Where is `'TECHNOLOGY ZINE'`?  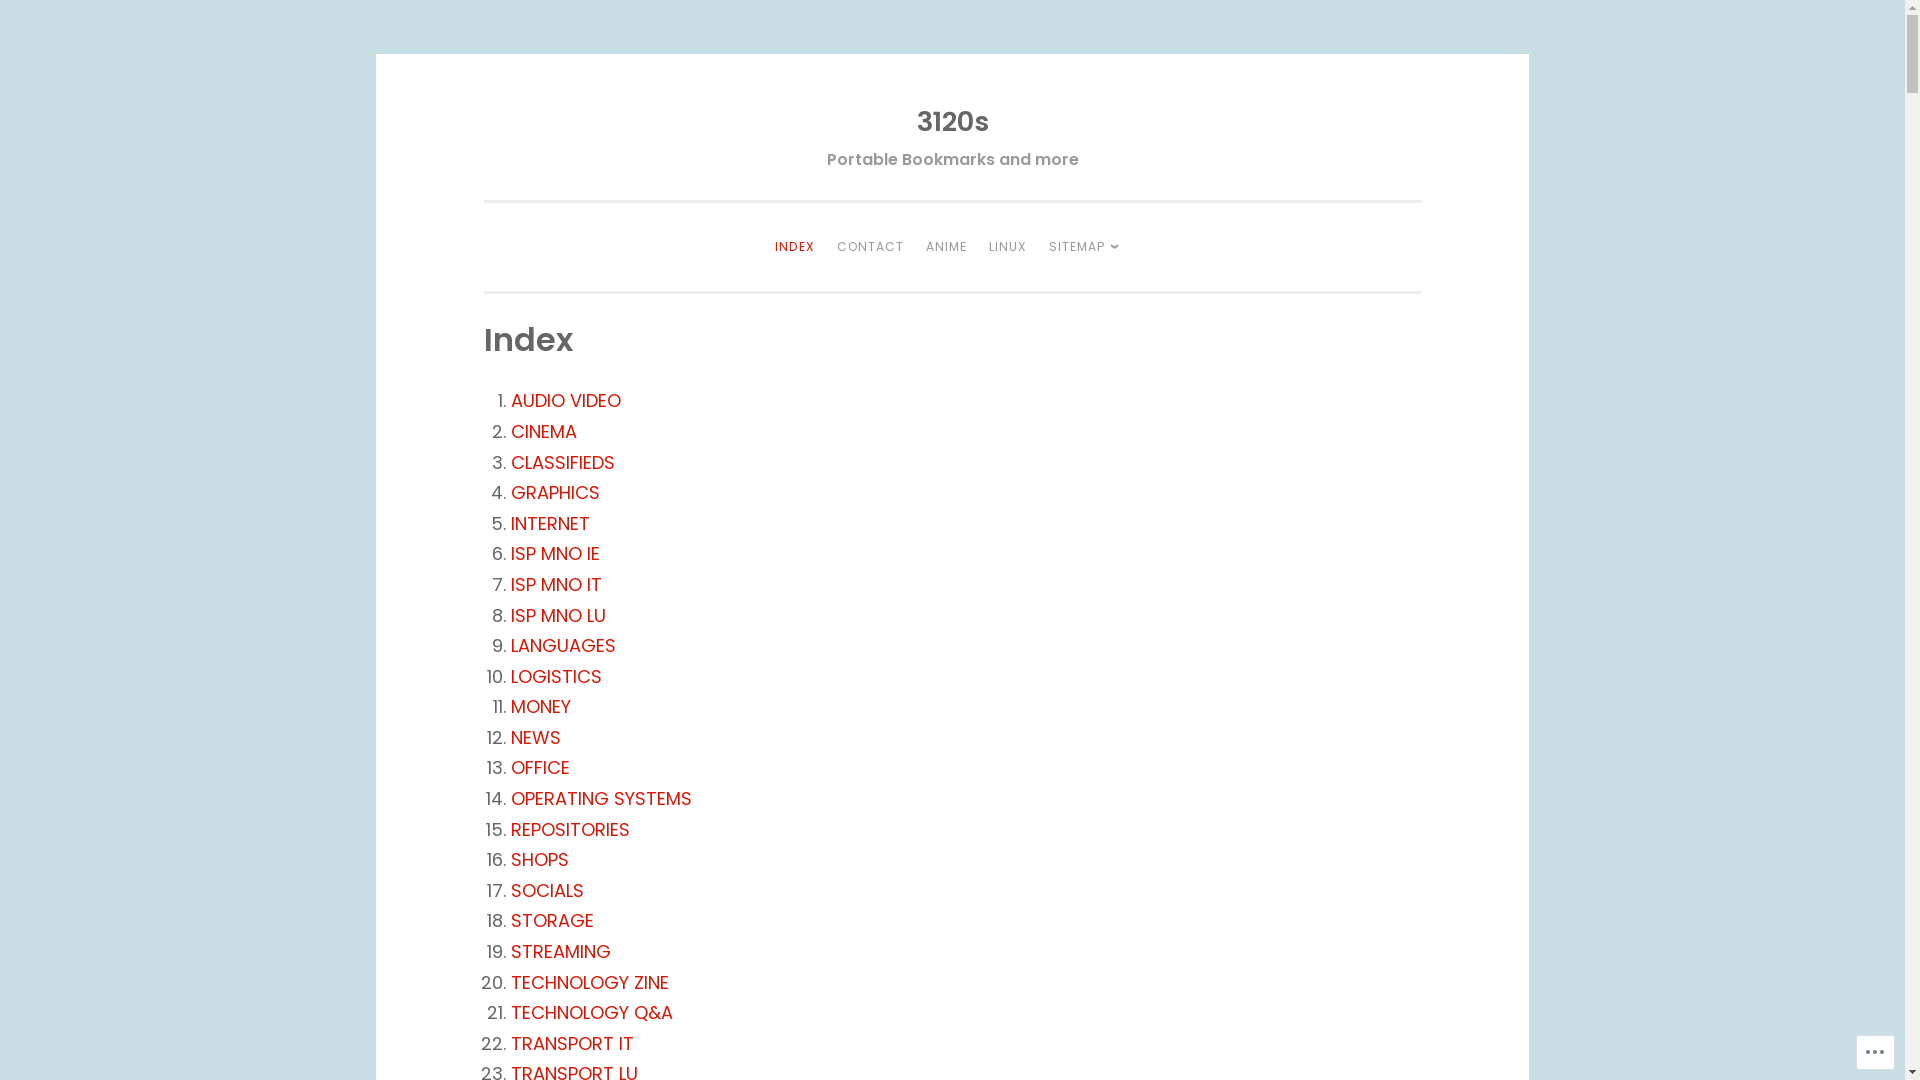
'TECHNOLOGY ZINE' is located at coordinates (589, 981).